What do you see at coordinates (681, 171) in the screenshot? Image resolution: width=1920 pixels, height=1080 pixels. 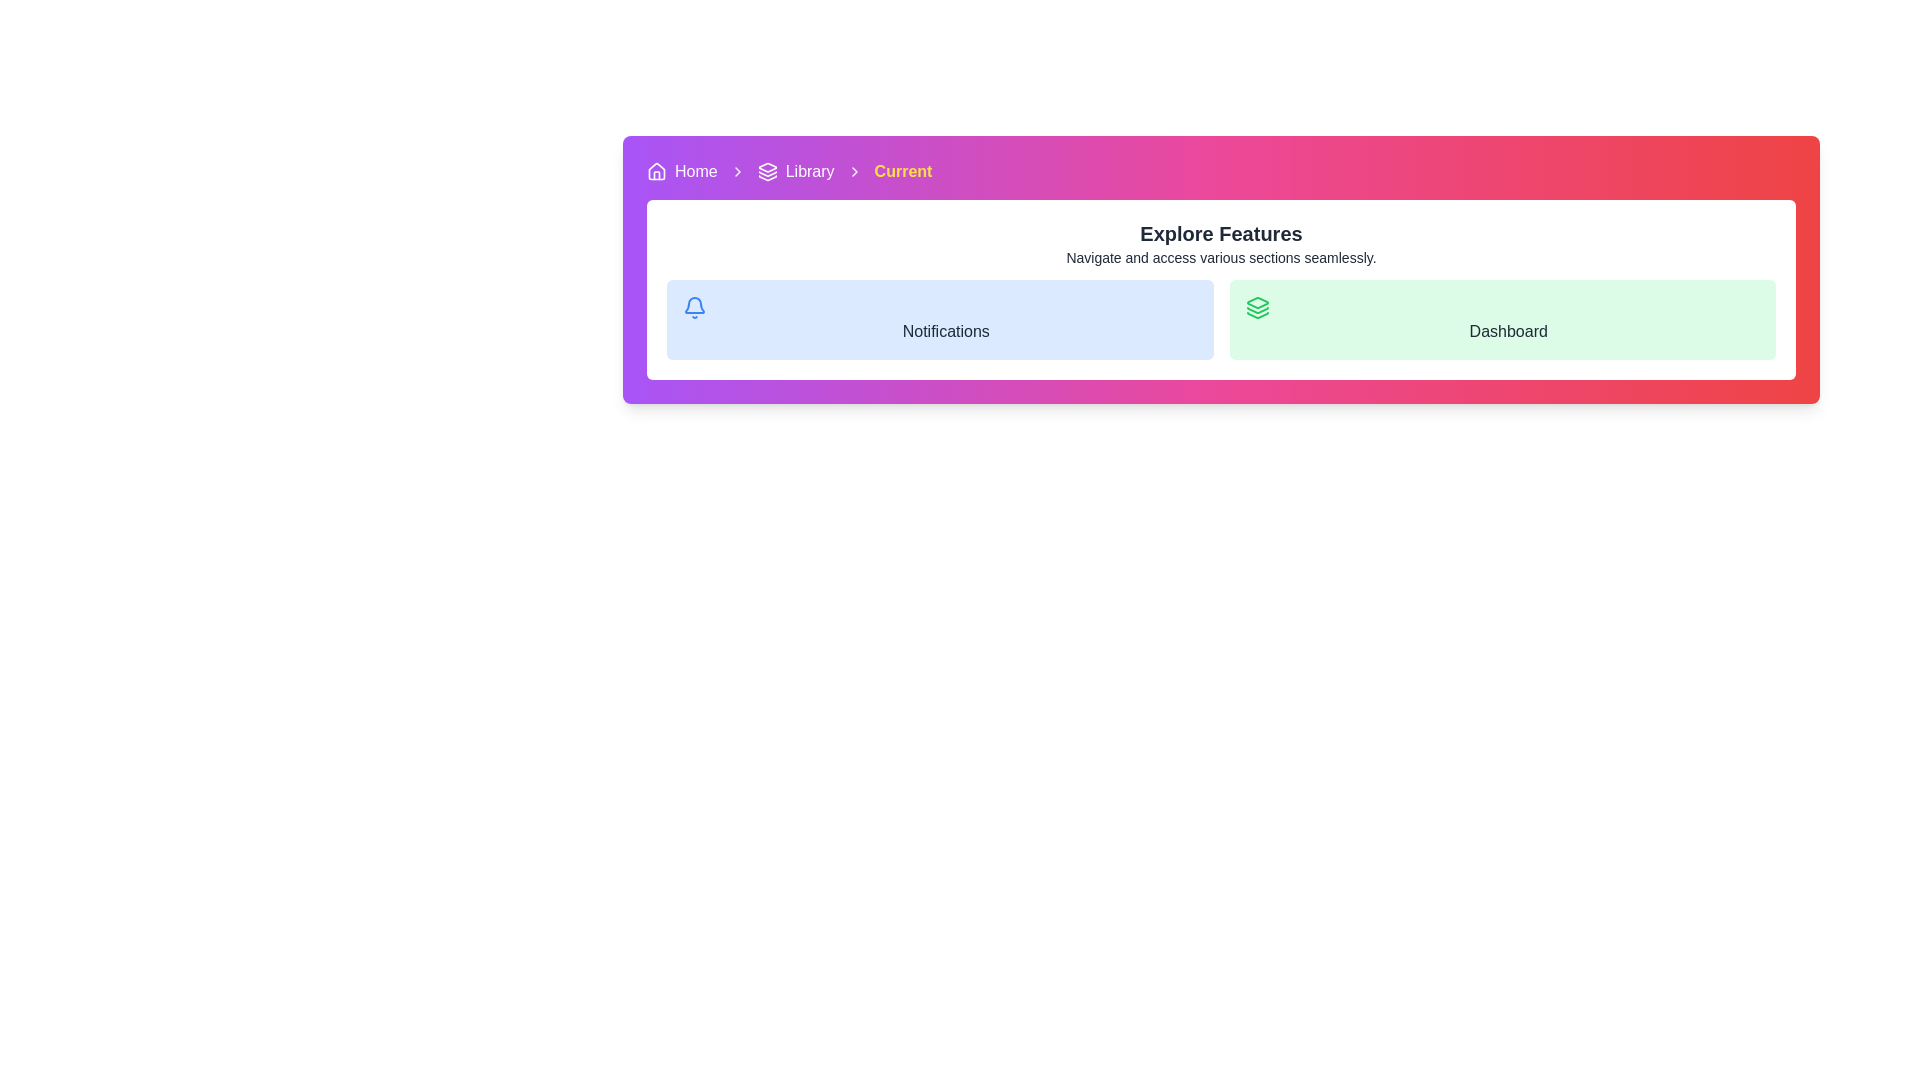 I see `the 'Home' breadcrumb link, which consists of a house icon and the text label 'Home', located on the leftmost side of the breadcrumb navigation bar` at bounding box center [681, 171].